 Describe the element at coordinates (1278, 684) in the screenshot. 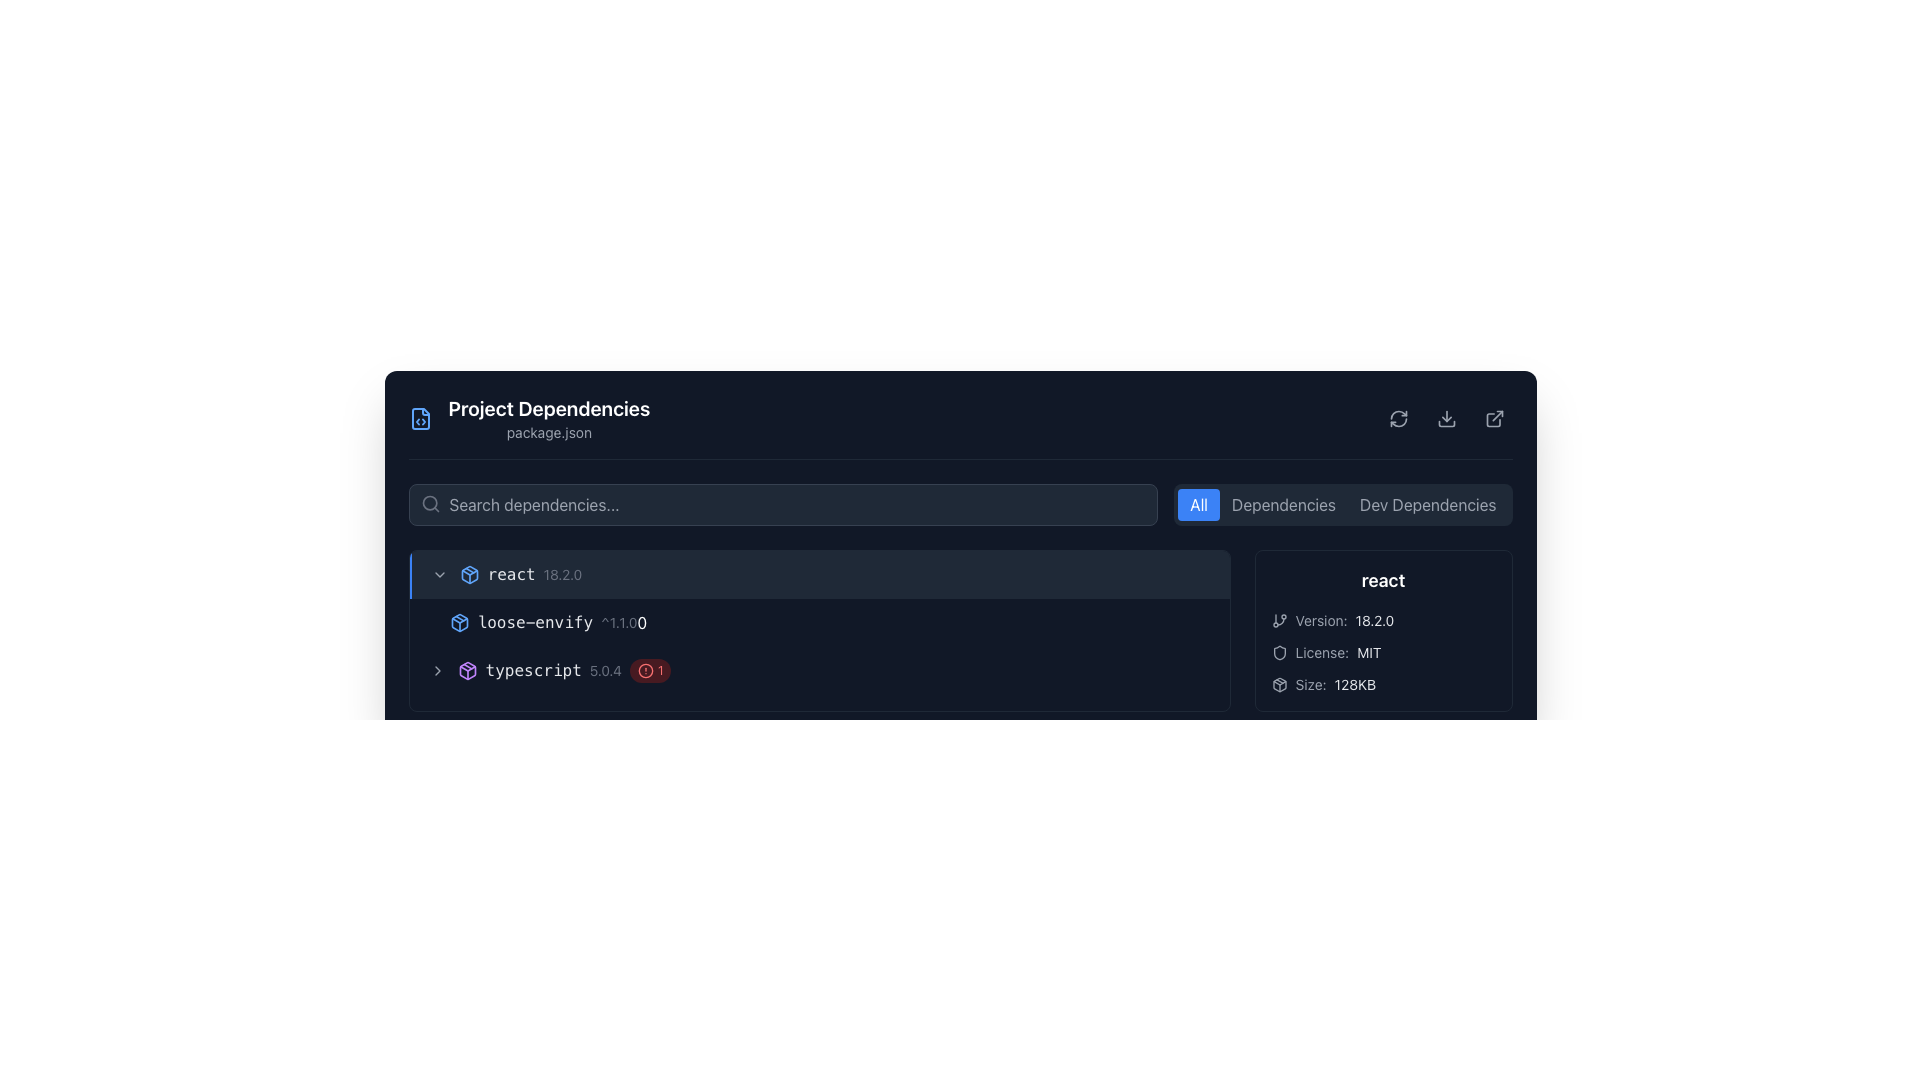

I see `the visual representation of the gray package box icon located at the beginning of the information block titled 'Size: 128KB' beneath the label 'react'` at that location.